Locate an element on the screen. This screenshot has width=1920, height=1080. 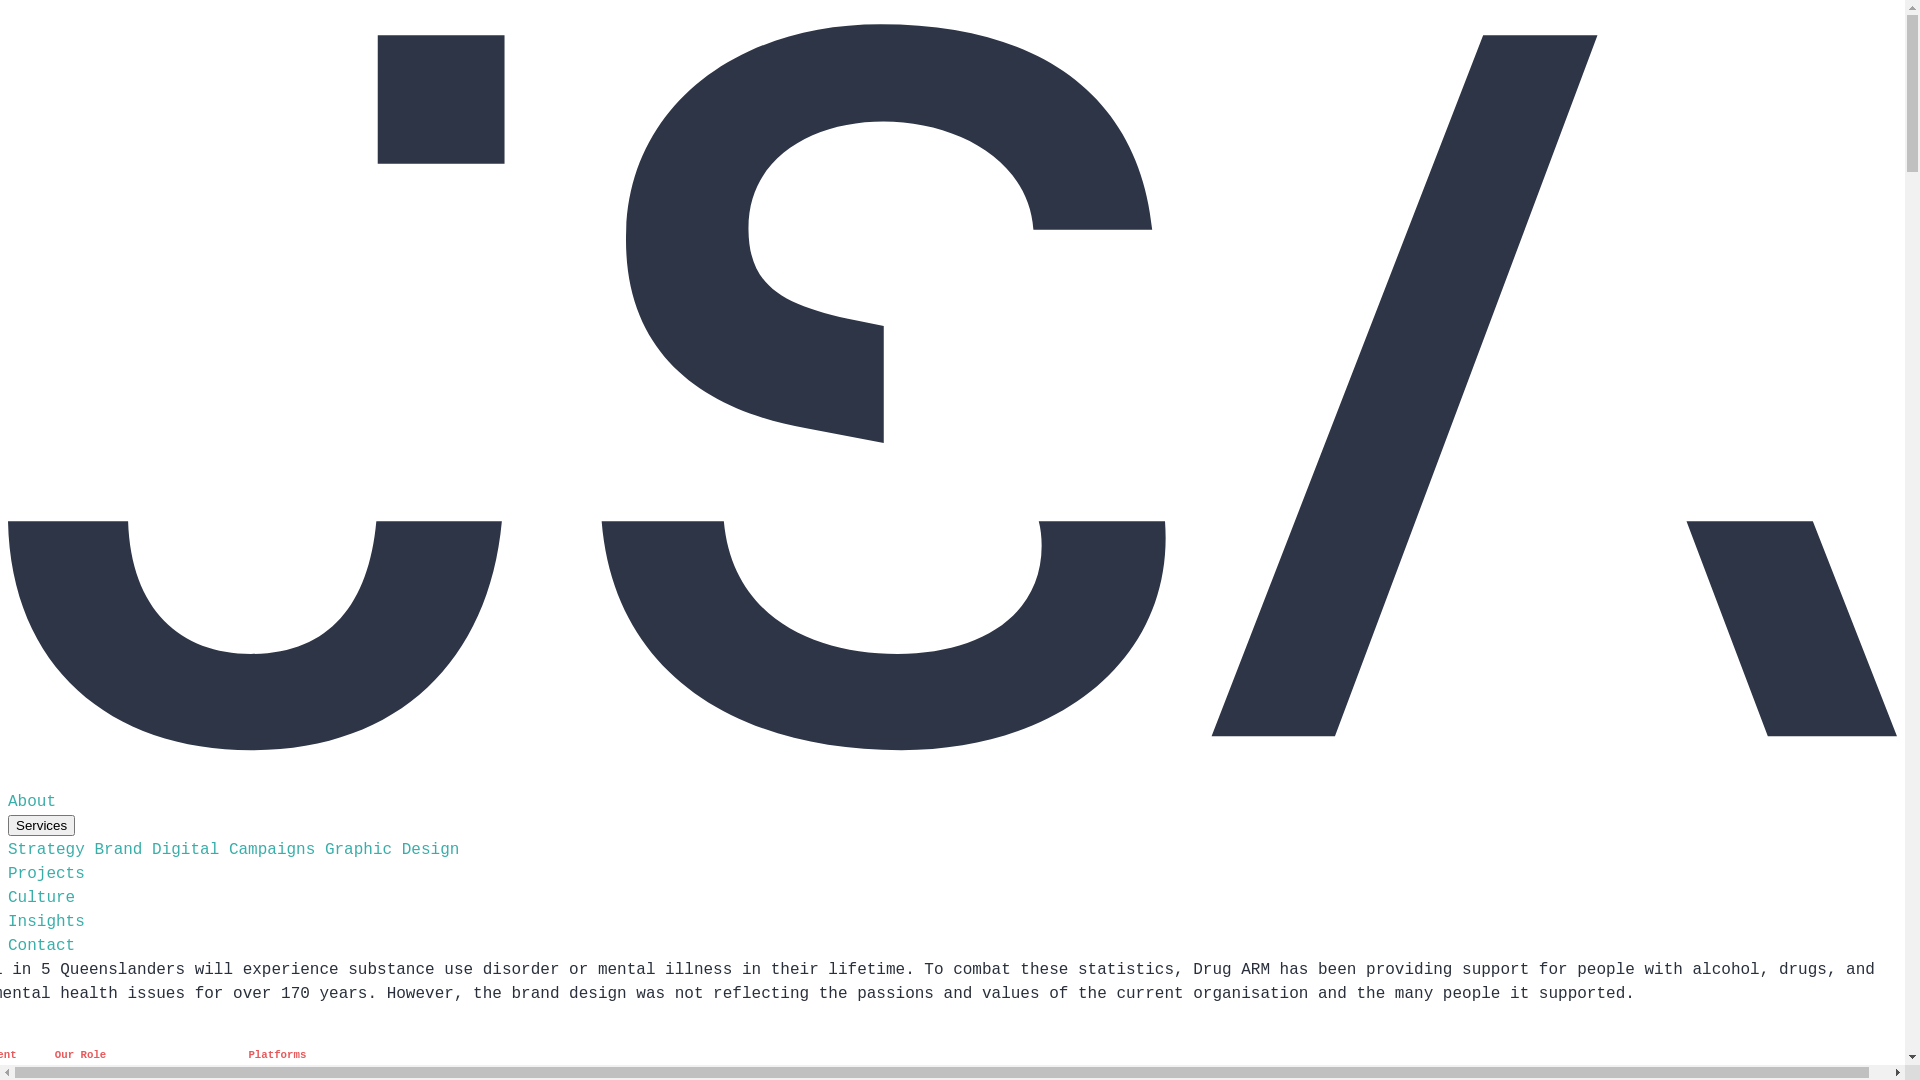
'Projects' is located at coordinates (46, 873).